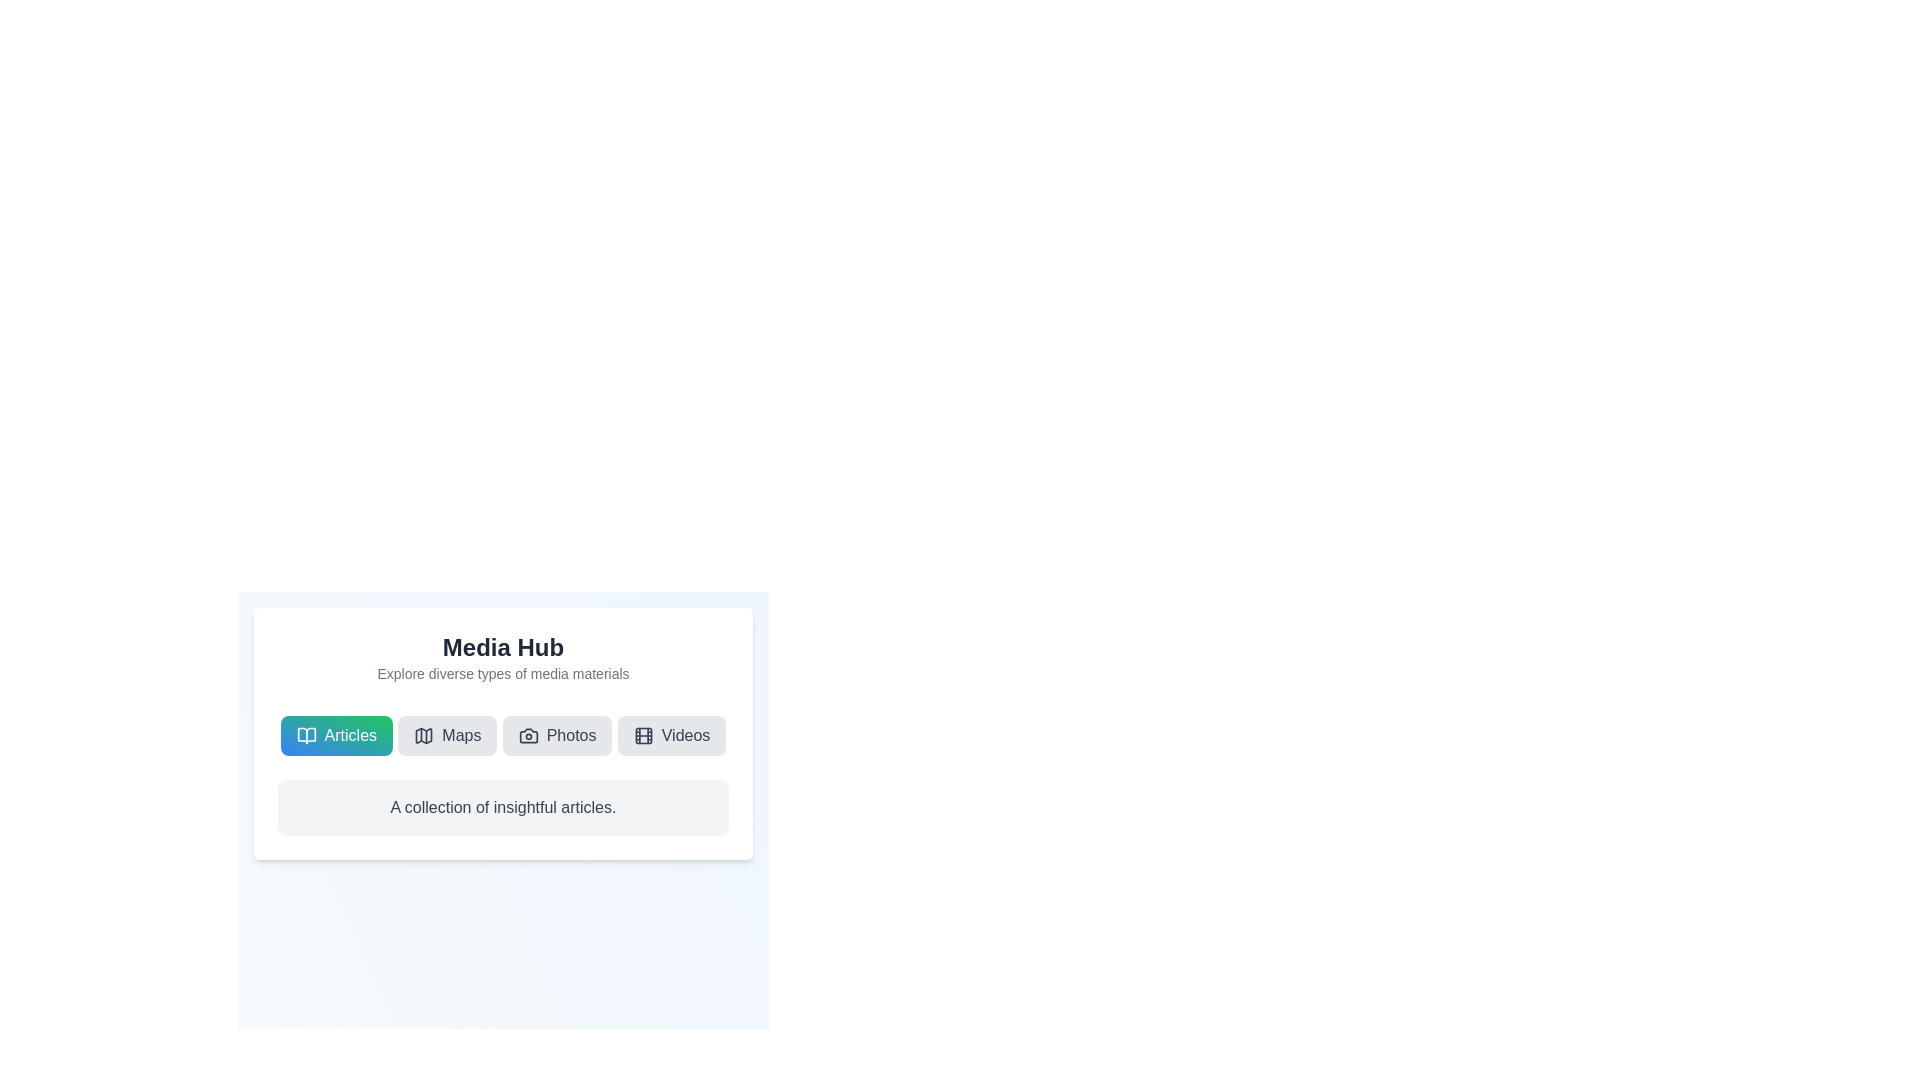 This screenshot has width=1920, height=1080. I want to click on the 'Maps' icon, which is located to the left of the label text 'Maps' within its button in a group of similar buttons, so click(423, 736).